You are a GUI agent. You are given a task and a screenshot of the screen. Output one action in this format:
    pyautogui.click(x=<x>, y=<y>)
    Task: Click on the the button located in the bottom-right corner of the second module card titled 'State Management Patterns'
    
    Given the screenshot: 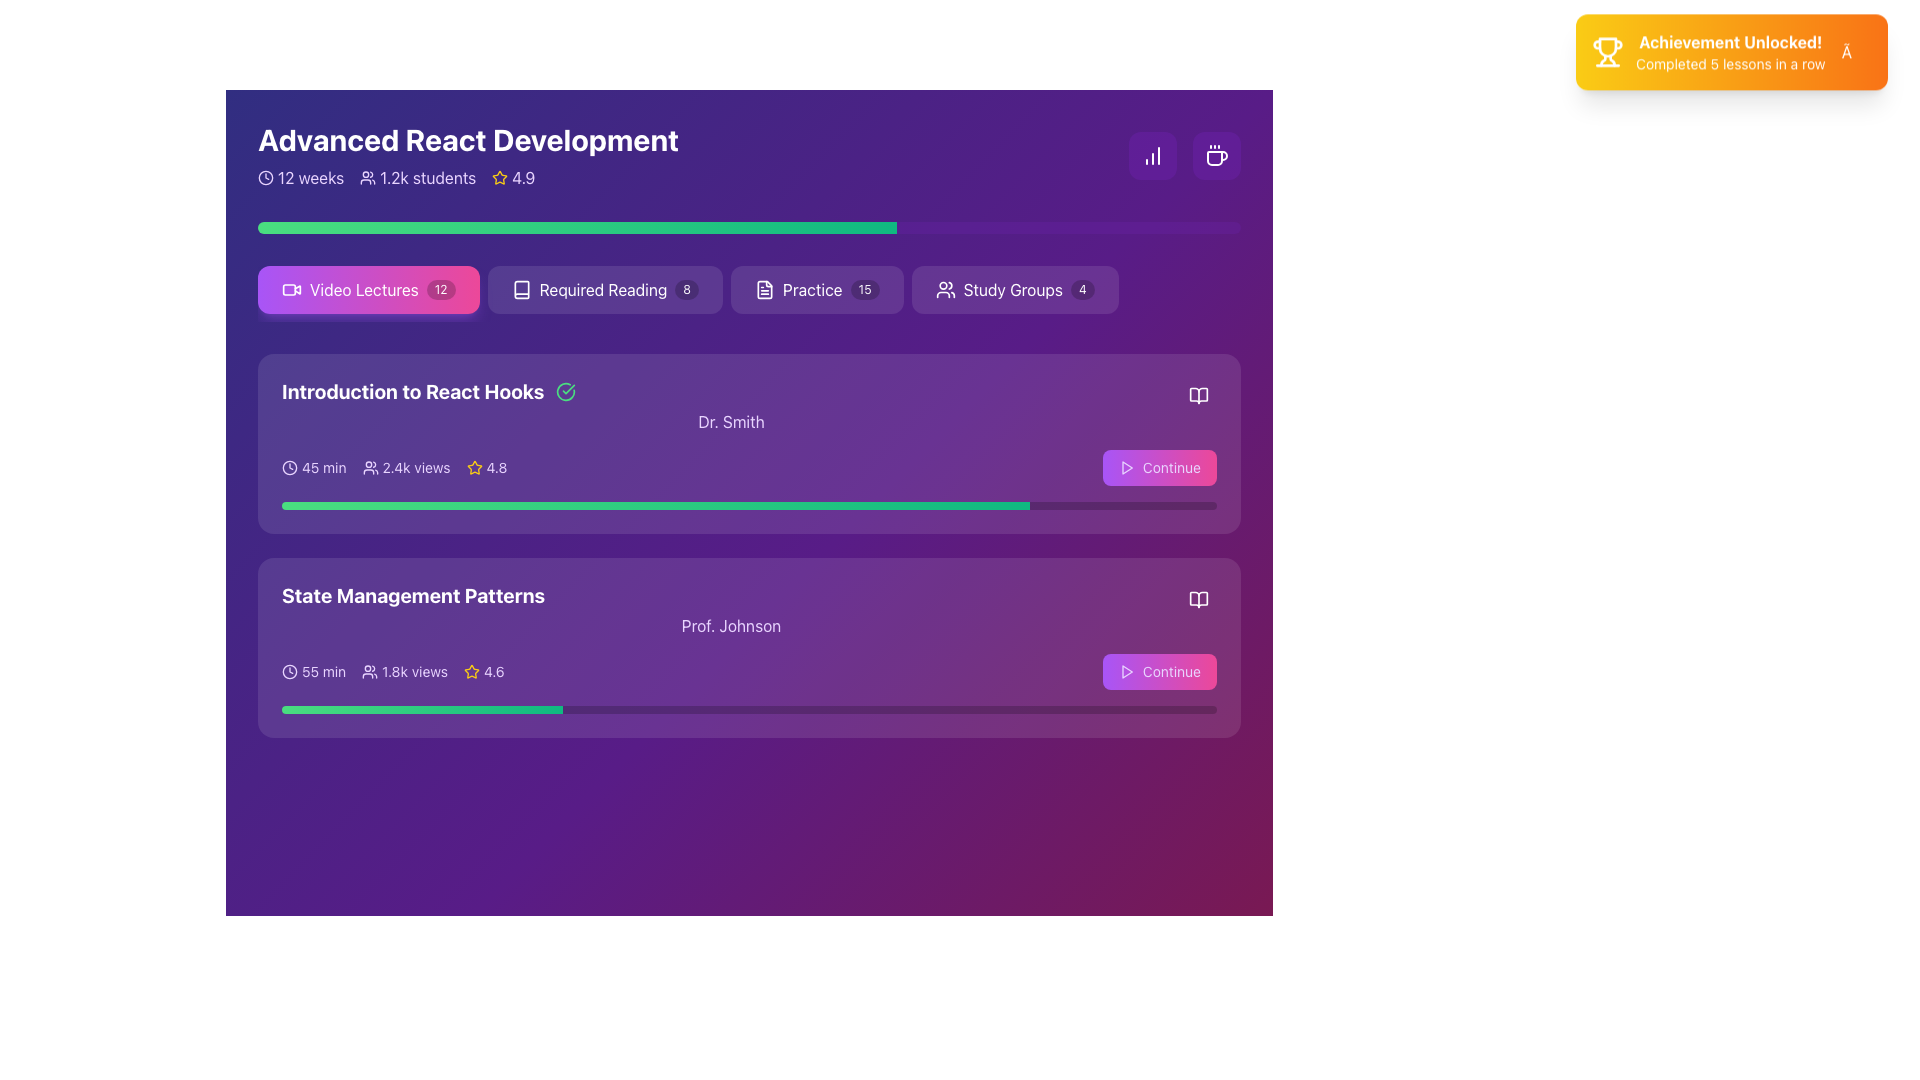 What is the action you would take?
    pyautogui.click(x=1158, y=671)
    